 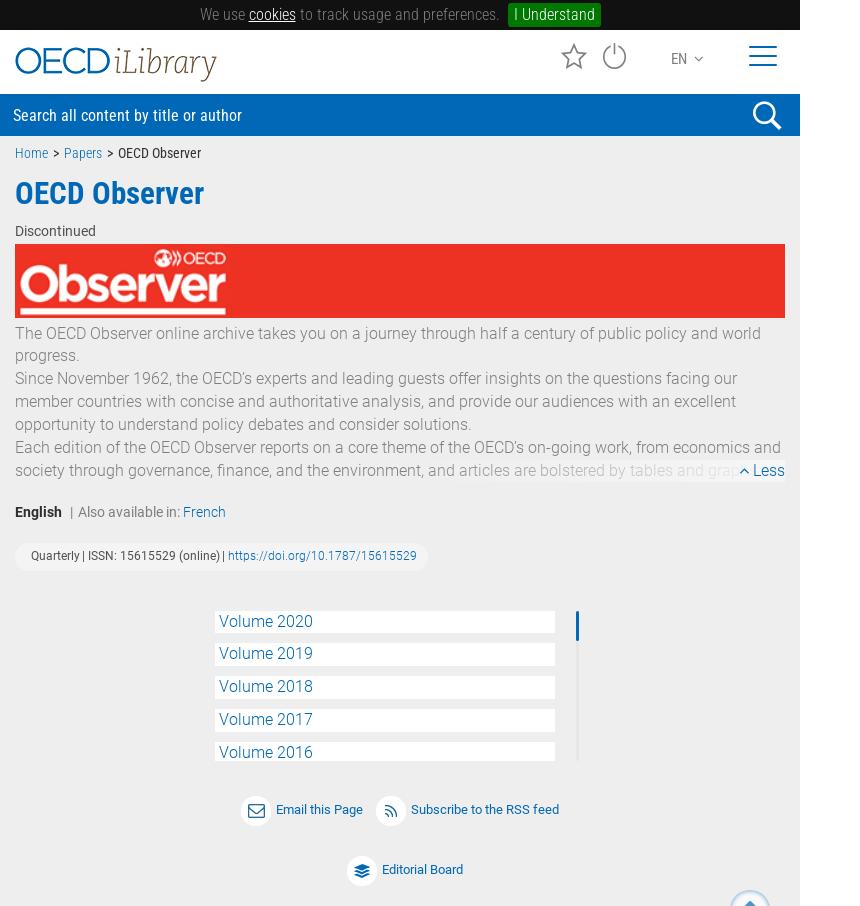 What do you see at coordinates (38, 511) in the screenshot?
I see `'English'` at bounding box center [38, 511].